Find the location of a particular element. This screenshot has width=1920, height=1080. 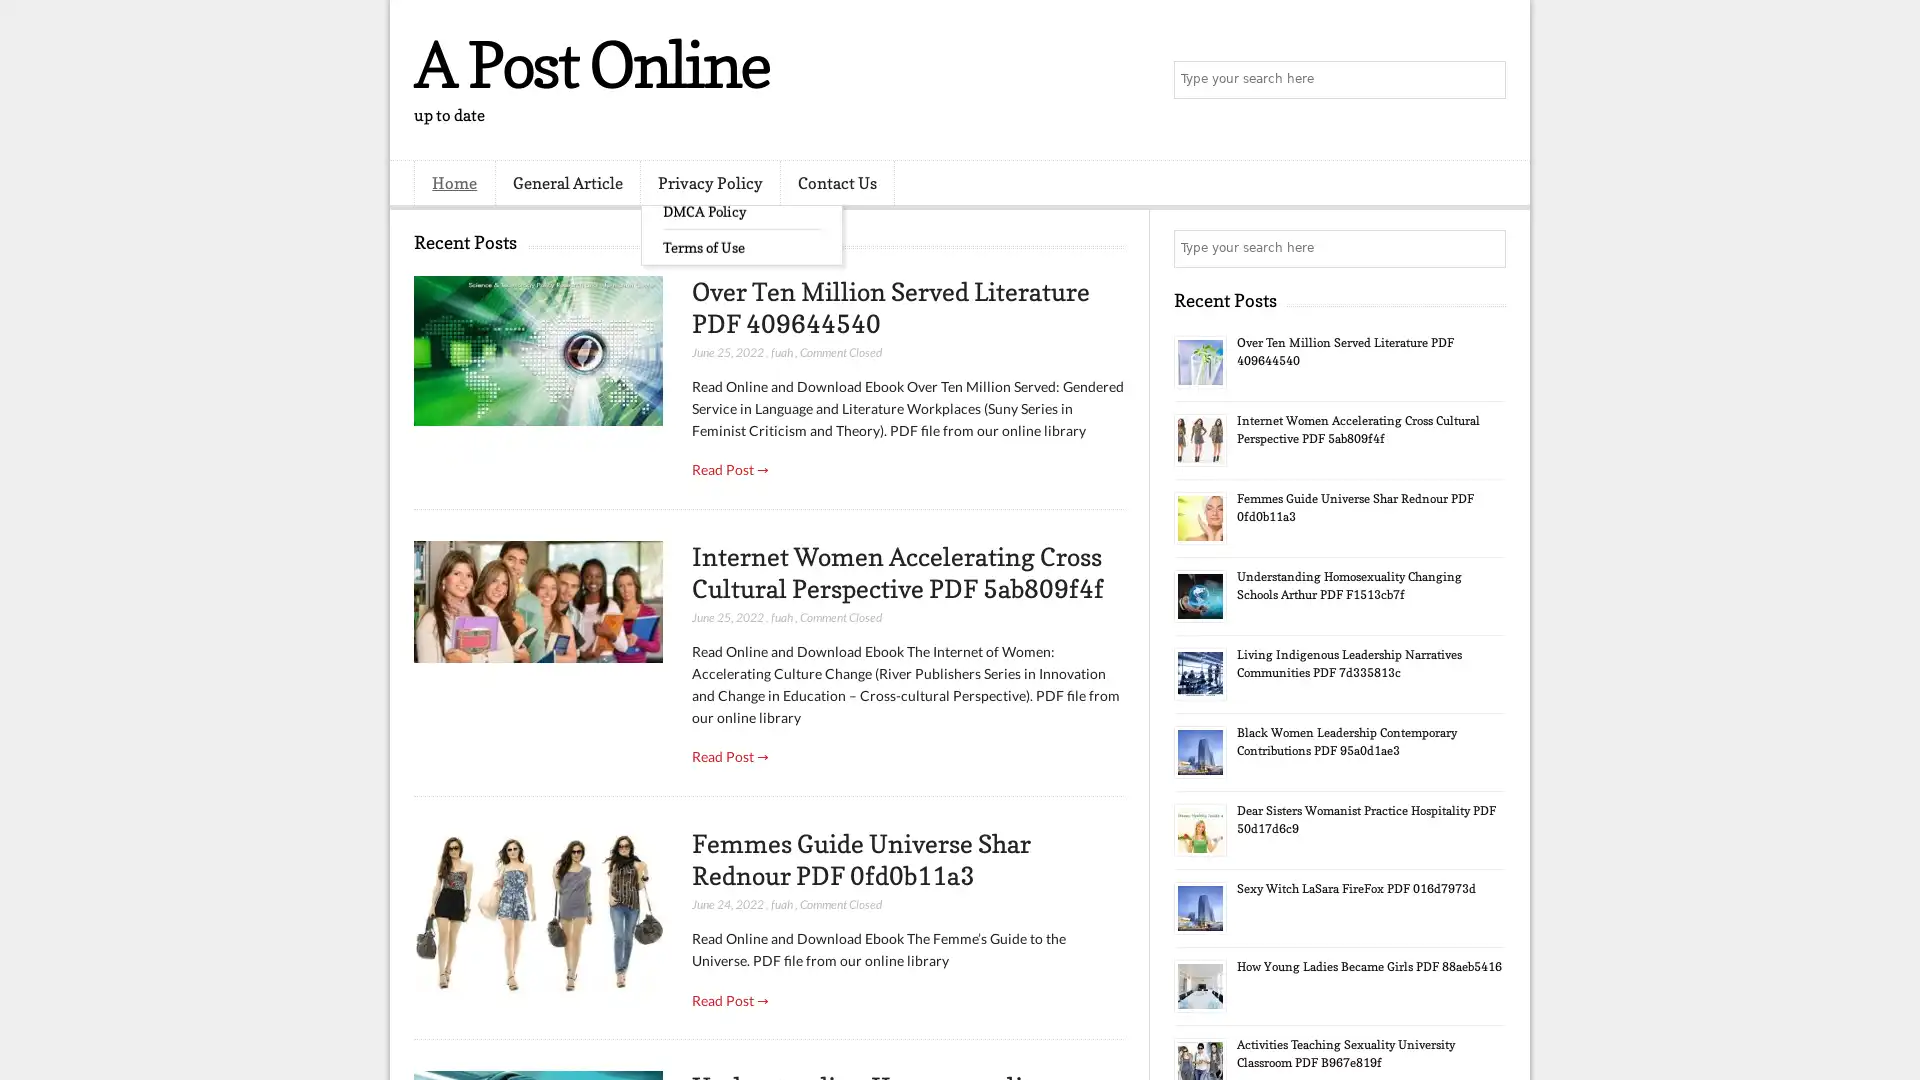

Search is located at coordinates (1485, 80).